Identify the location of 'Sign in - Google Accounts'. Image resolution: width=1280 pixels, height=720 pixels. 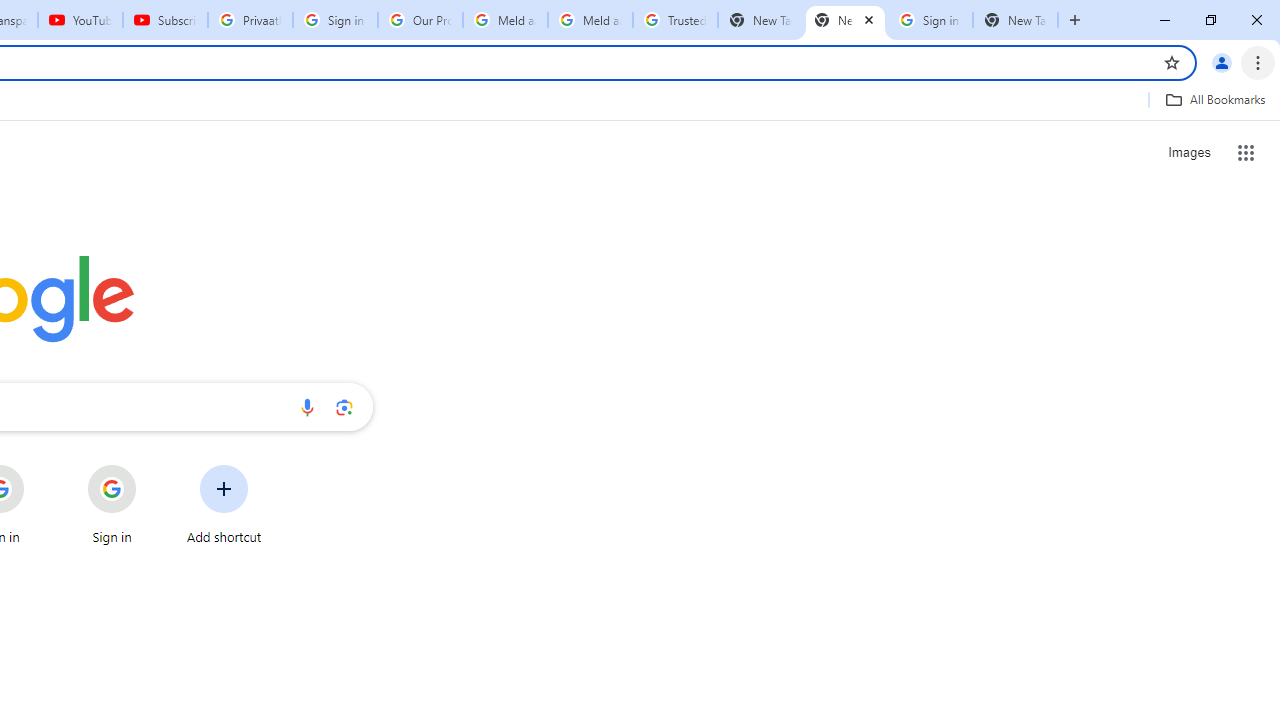
(929, 20).